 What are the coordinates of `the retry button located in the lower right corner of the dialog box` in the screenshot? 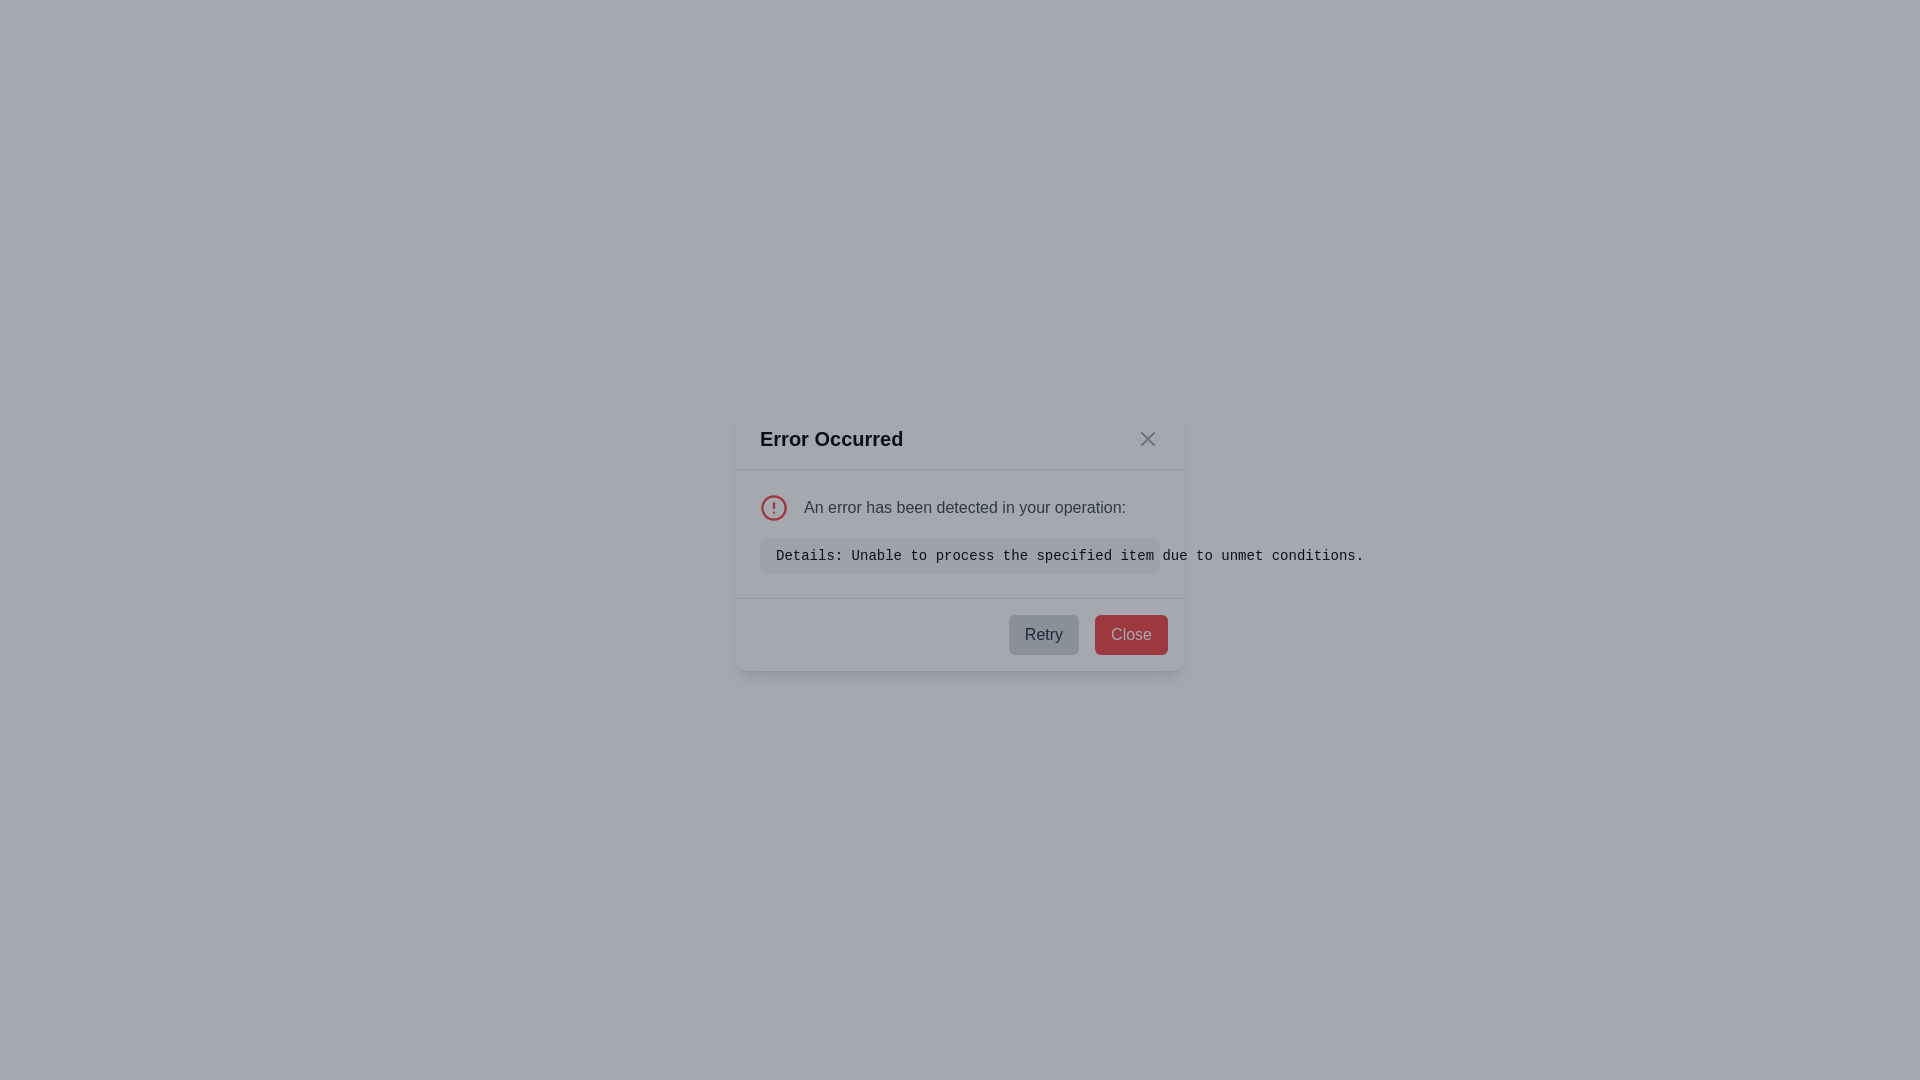 It's located at (1042, 635).